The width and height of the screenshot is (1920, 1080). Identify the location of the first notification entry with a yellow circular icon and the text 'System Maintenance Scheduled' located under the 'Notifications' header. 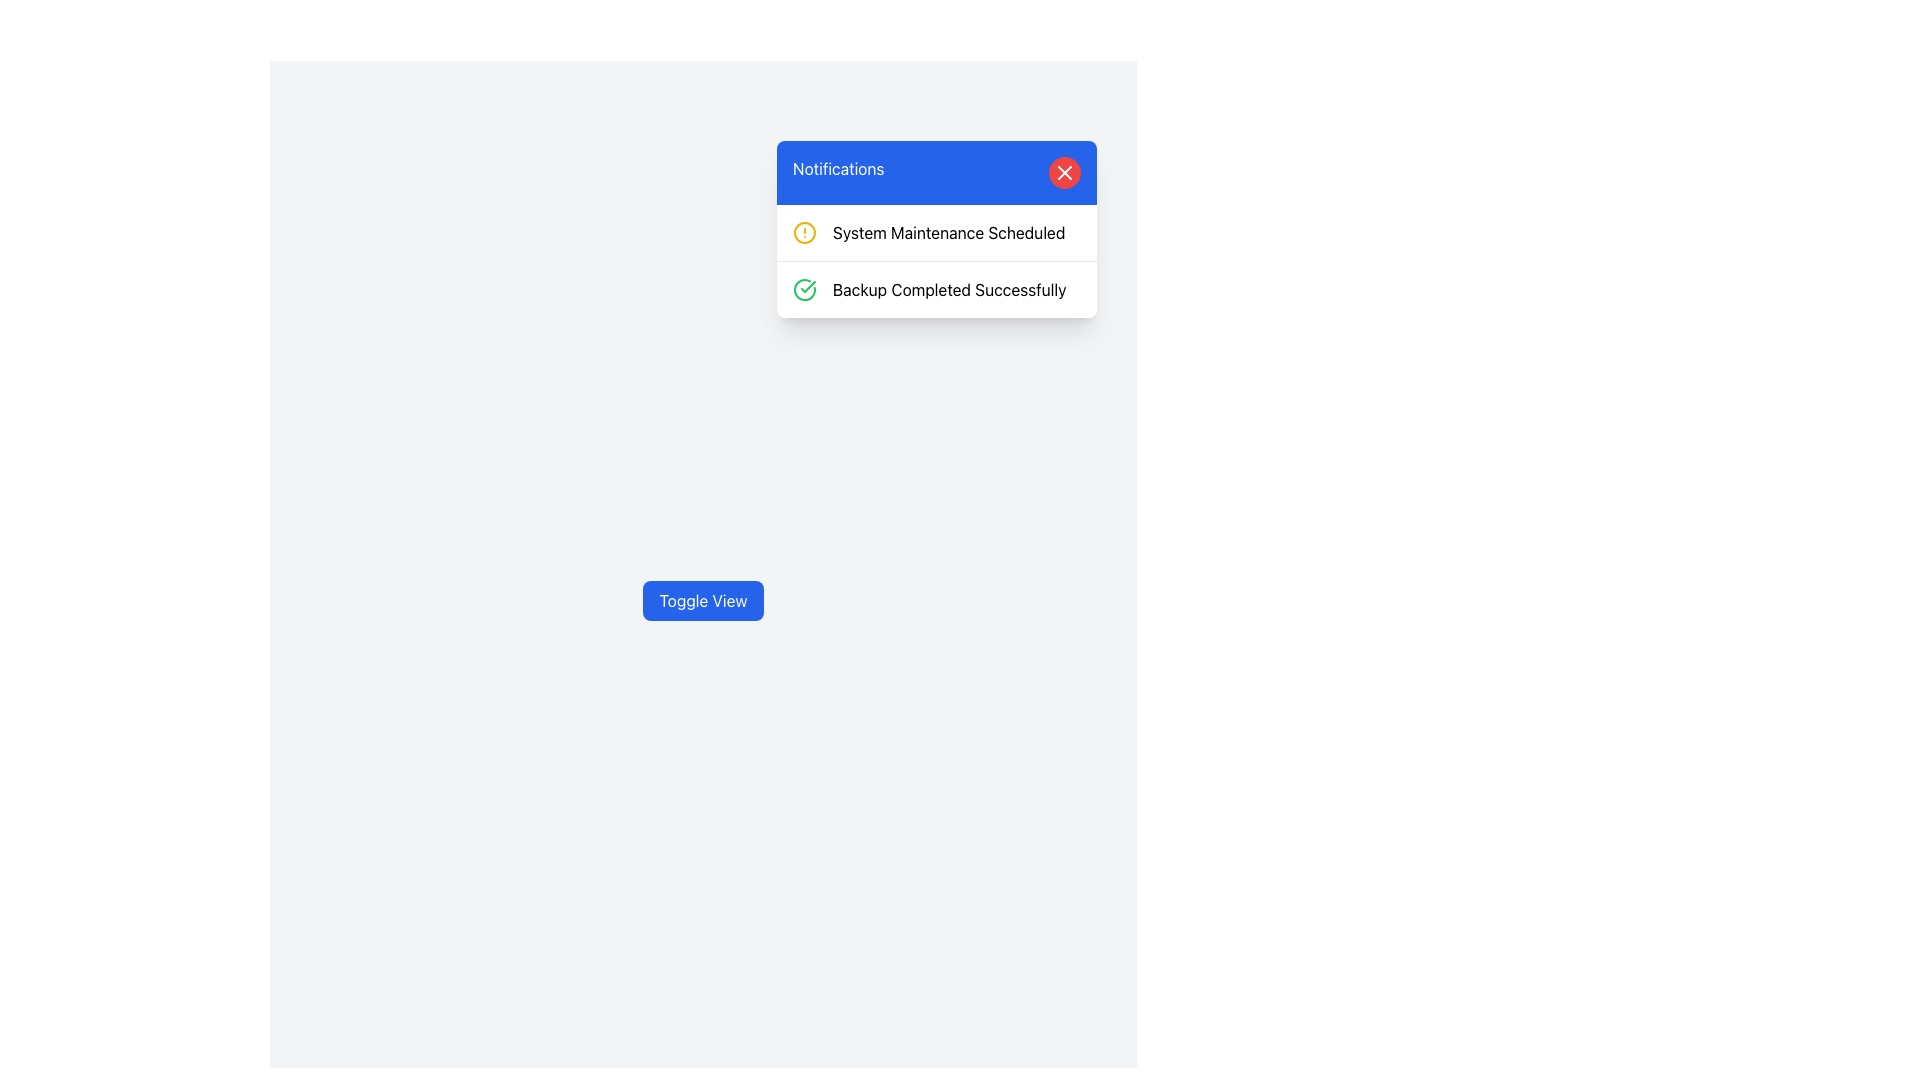
(935, 231).